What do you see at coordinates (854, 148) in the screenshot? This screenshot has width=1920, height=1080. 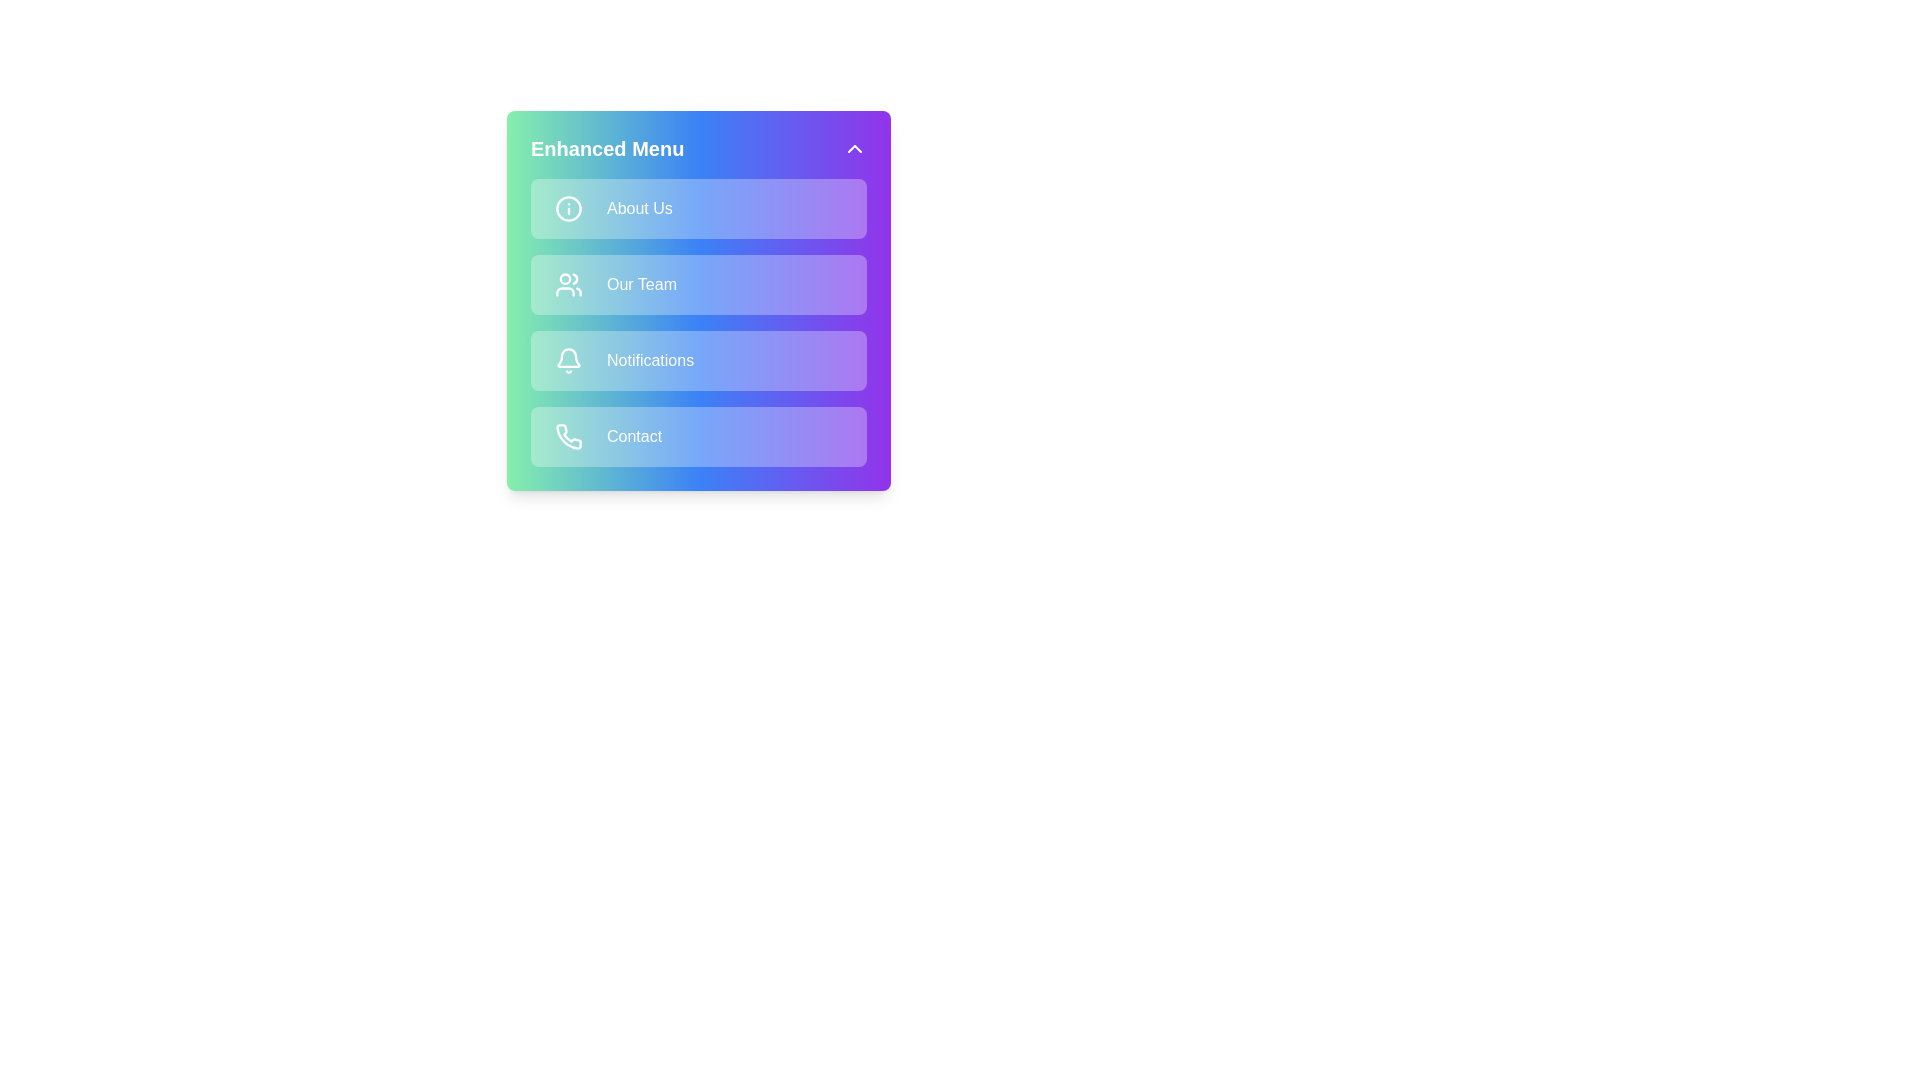 I see `the toggle button to expand or collapse the menu` at bounding box center [854, 148].